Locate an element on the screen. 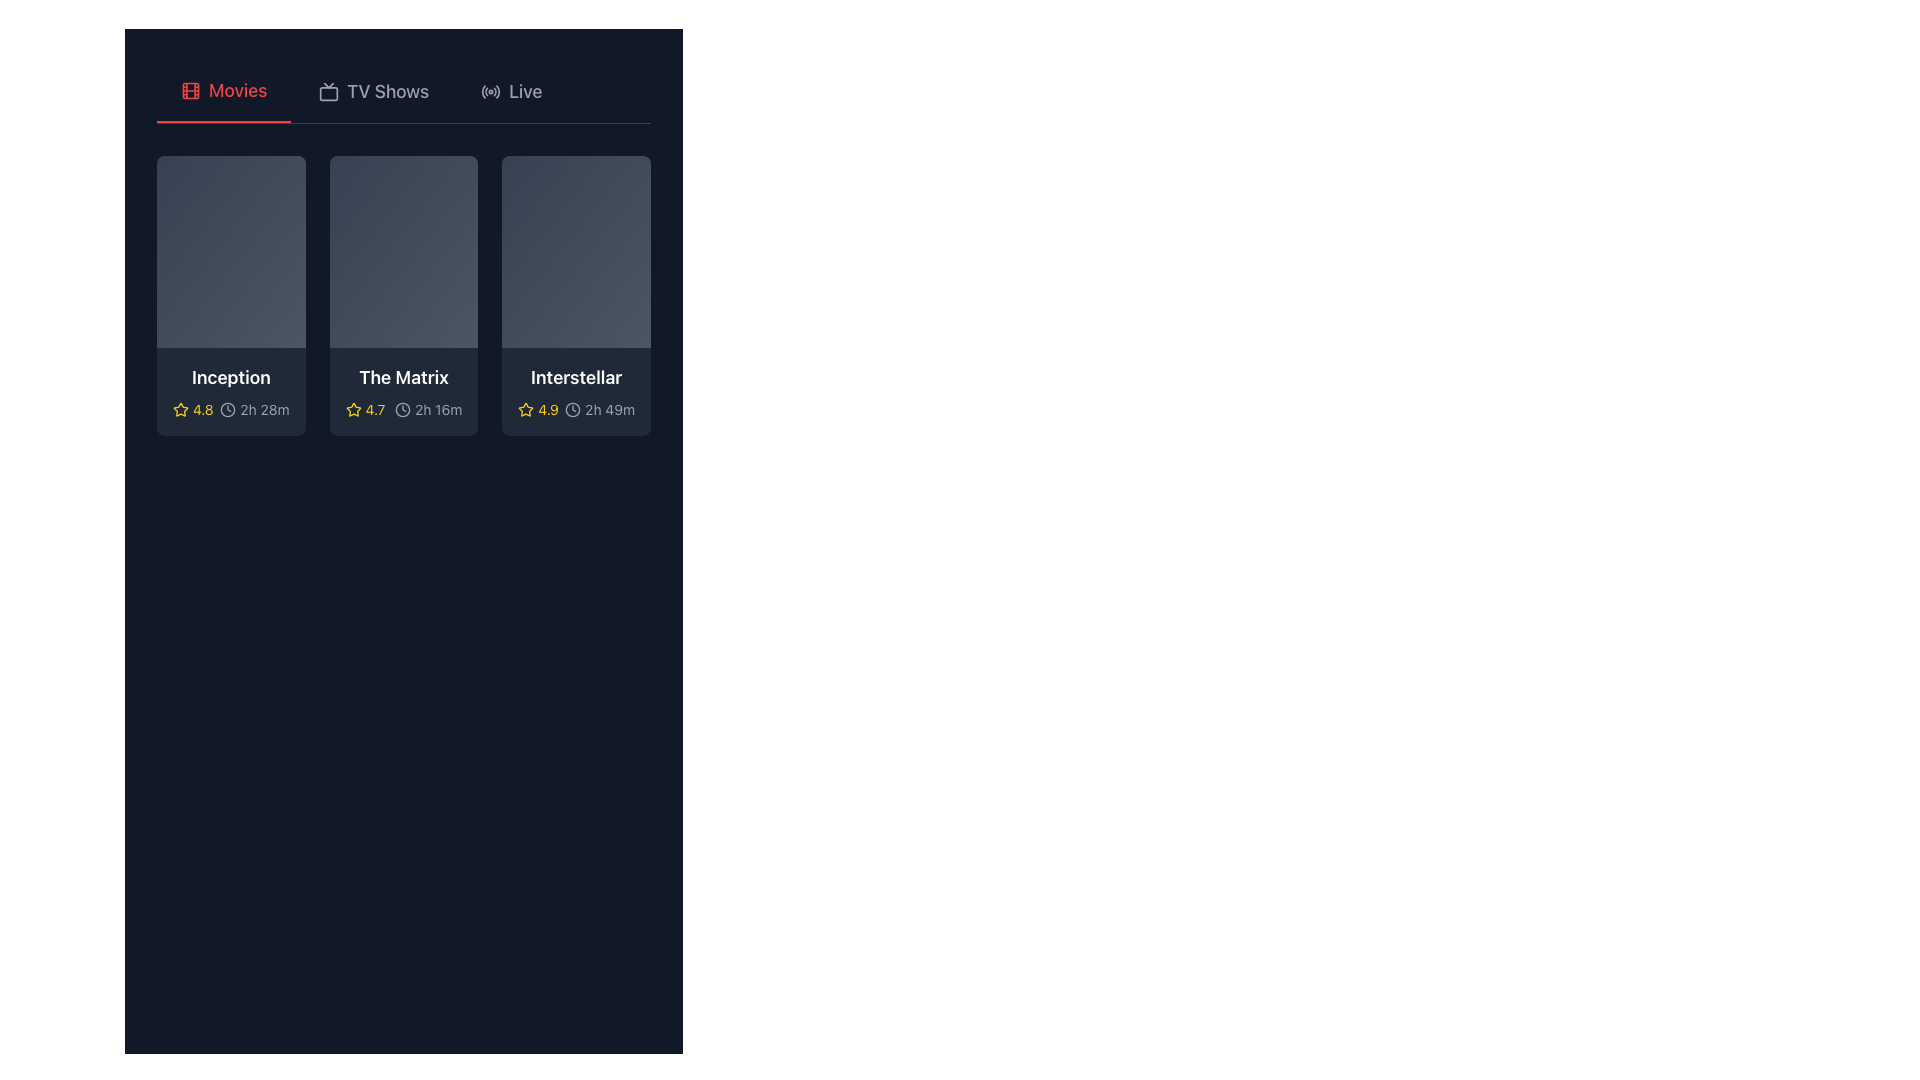  the SVG circle graphic that resembles a clock or timer representation located in the metadata or status section below the movie tiles is located at coordinates (572, 408).